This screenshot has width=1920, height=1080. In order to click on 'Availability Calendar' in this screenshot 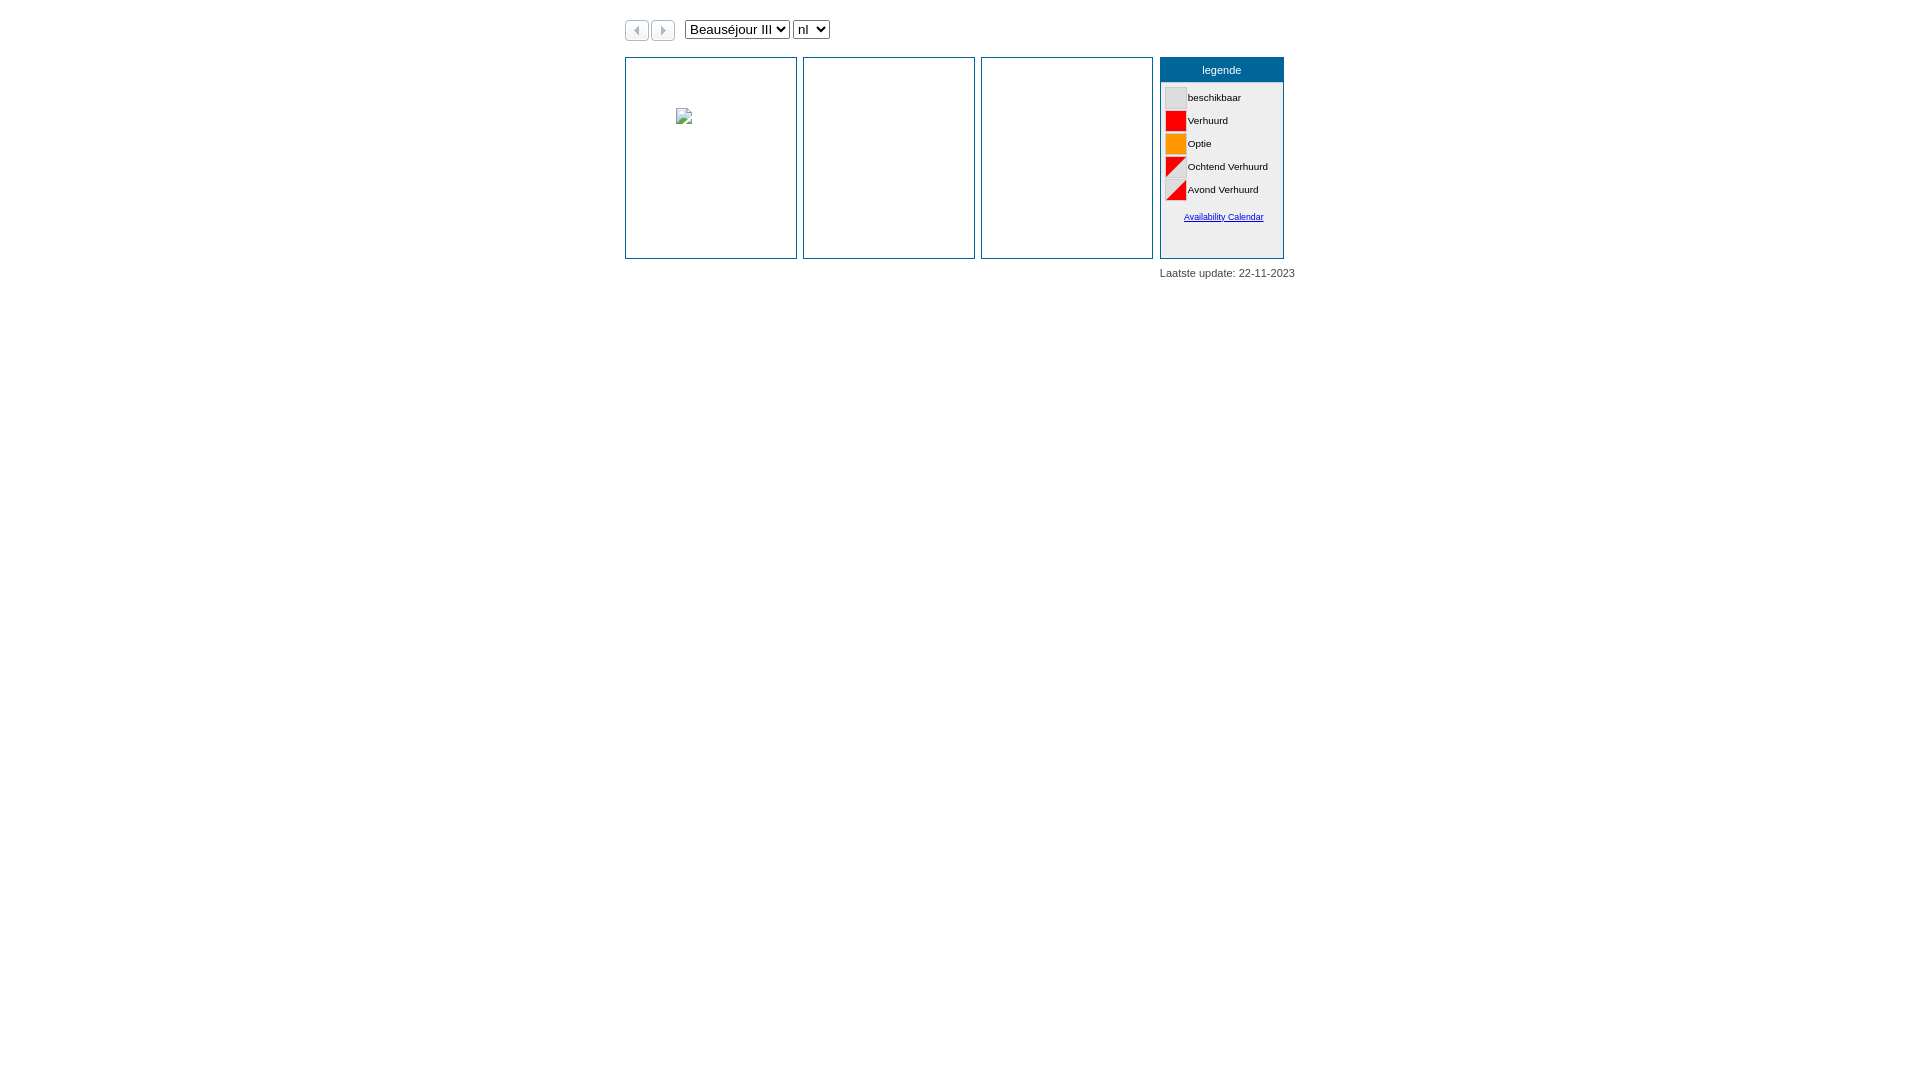, I will do `click(1223, 216)`.